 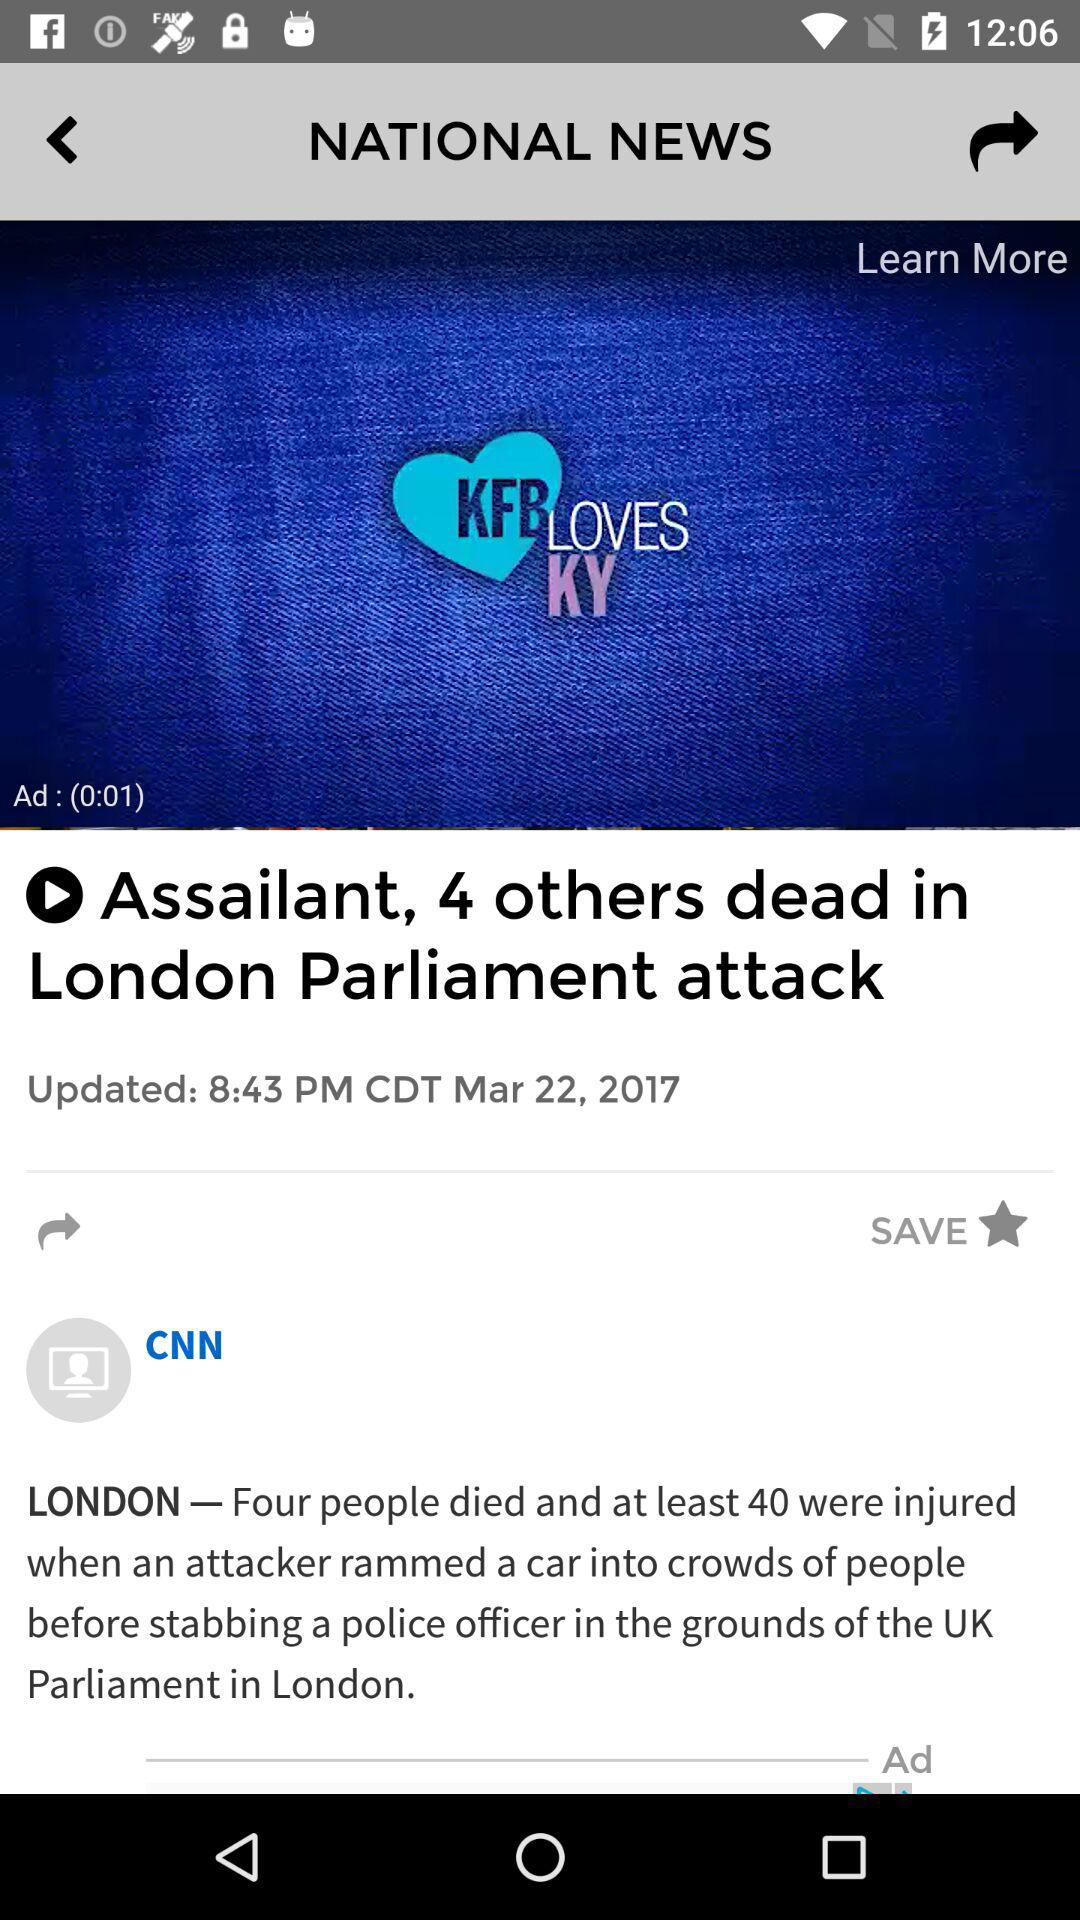 What do you see at coordinates (1003, 140) in the screenshot?
I see `the redo icon` at bounding box center [1003, 140].